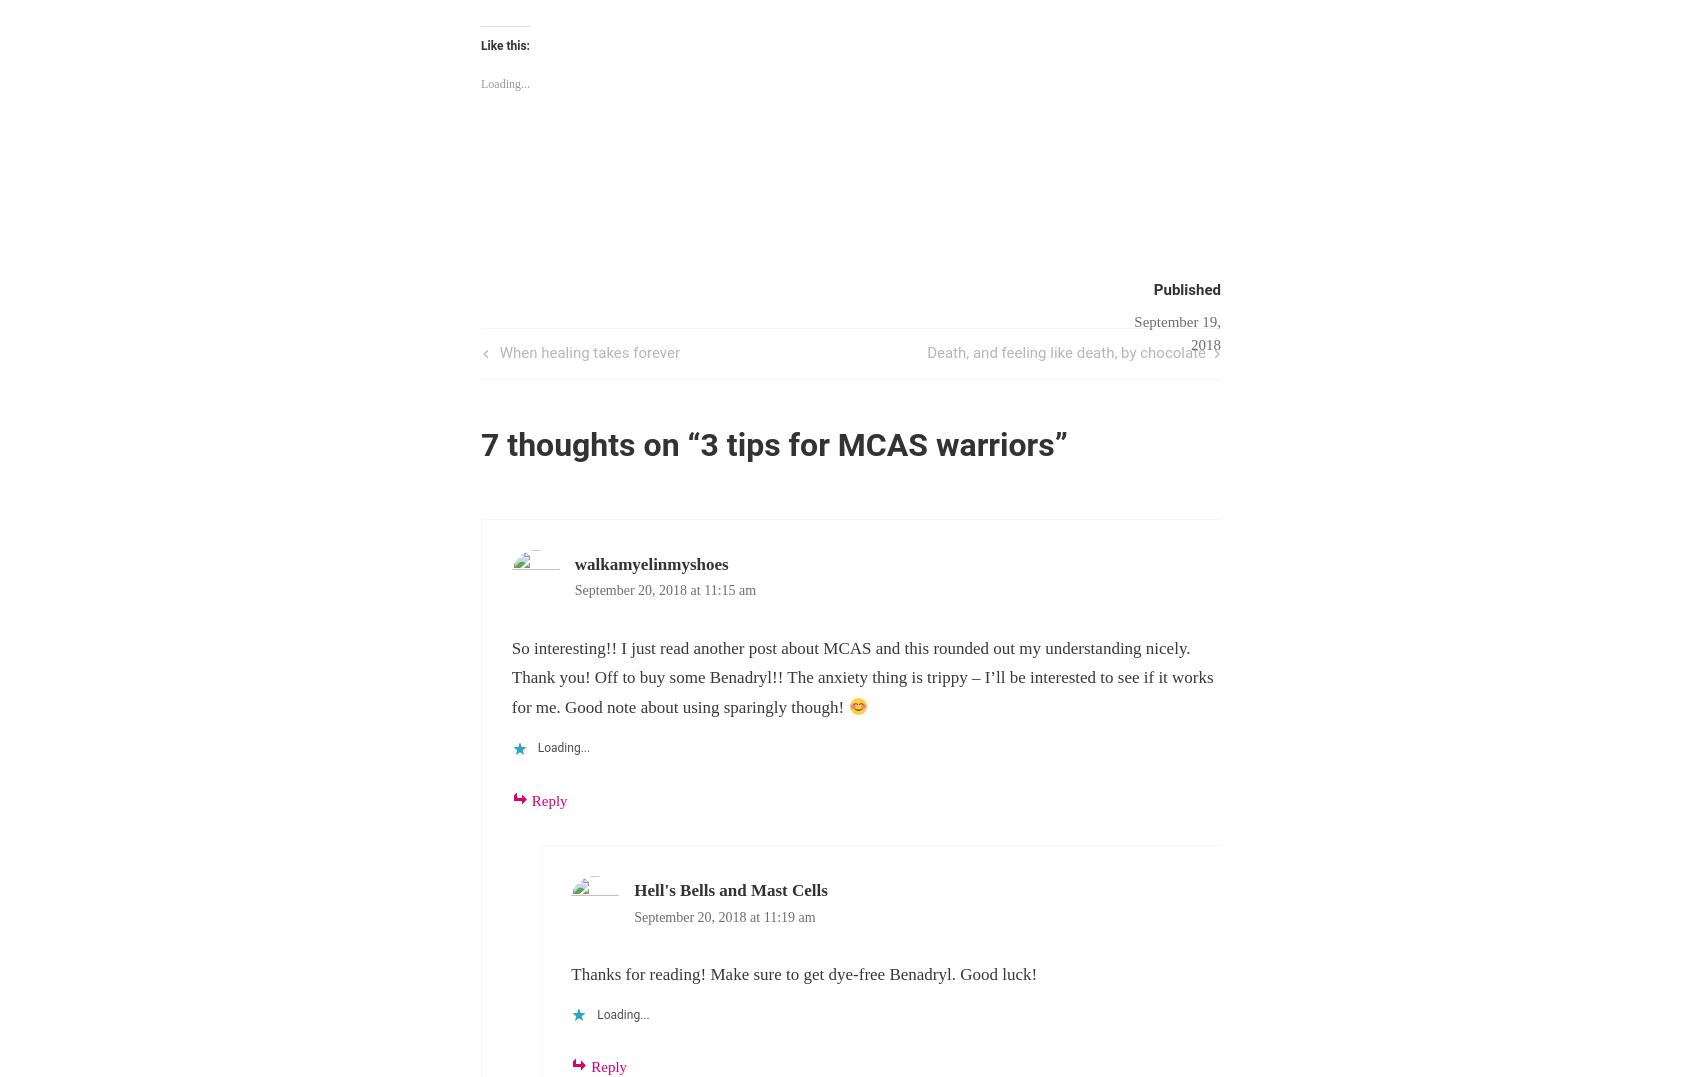 This screenshot has height=1077, width=1702. I want to click on '3 tips for MCAS warriors', so click(877, 443).